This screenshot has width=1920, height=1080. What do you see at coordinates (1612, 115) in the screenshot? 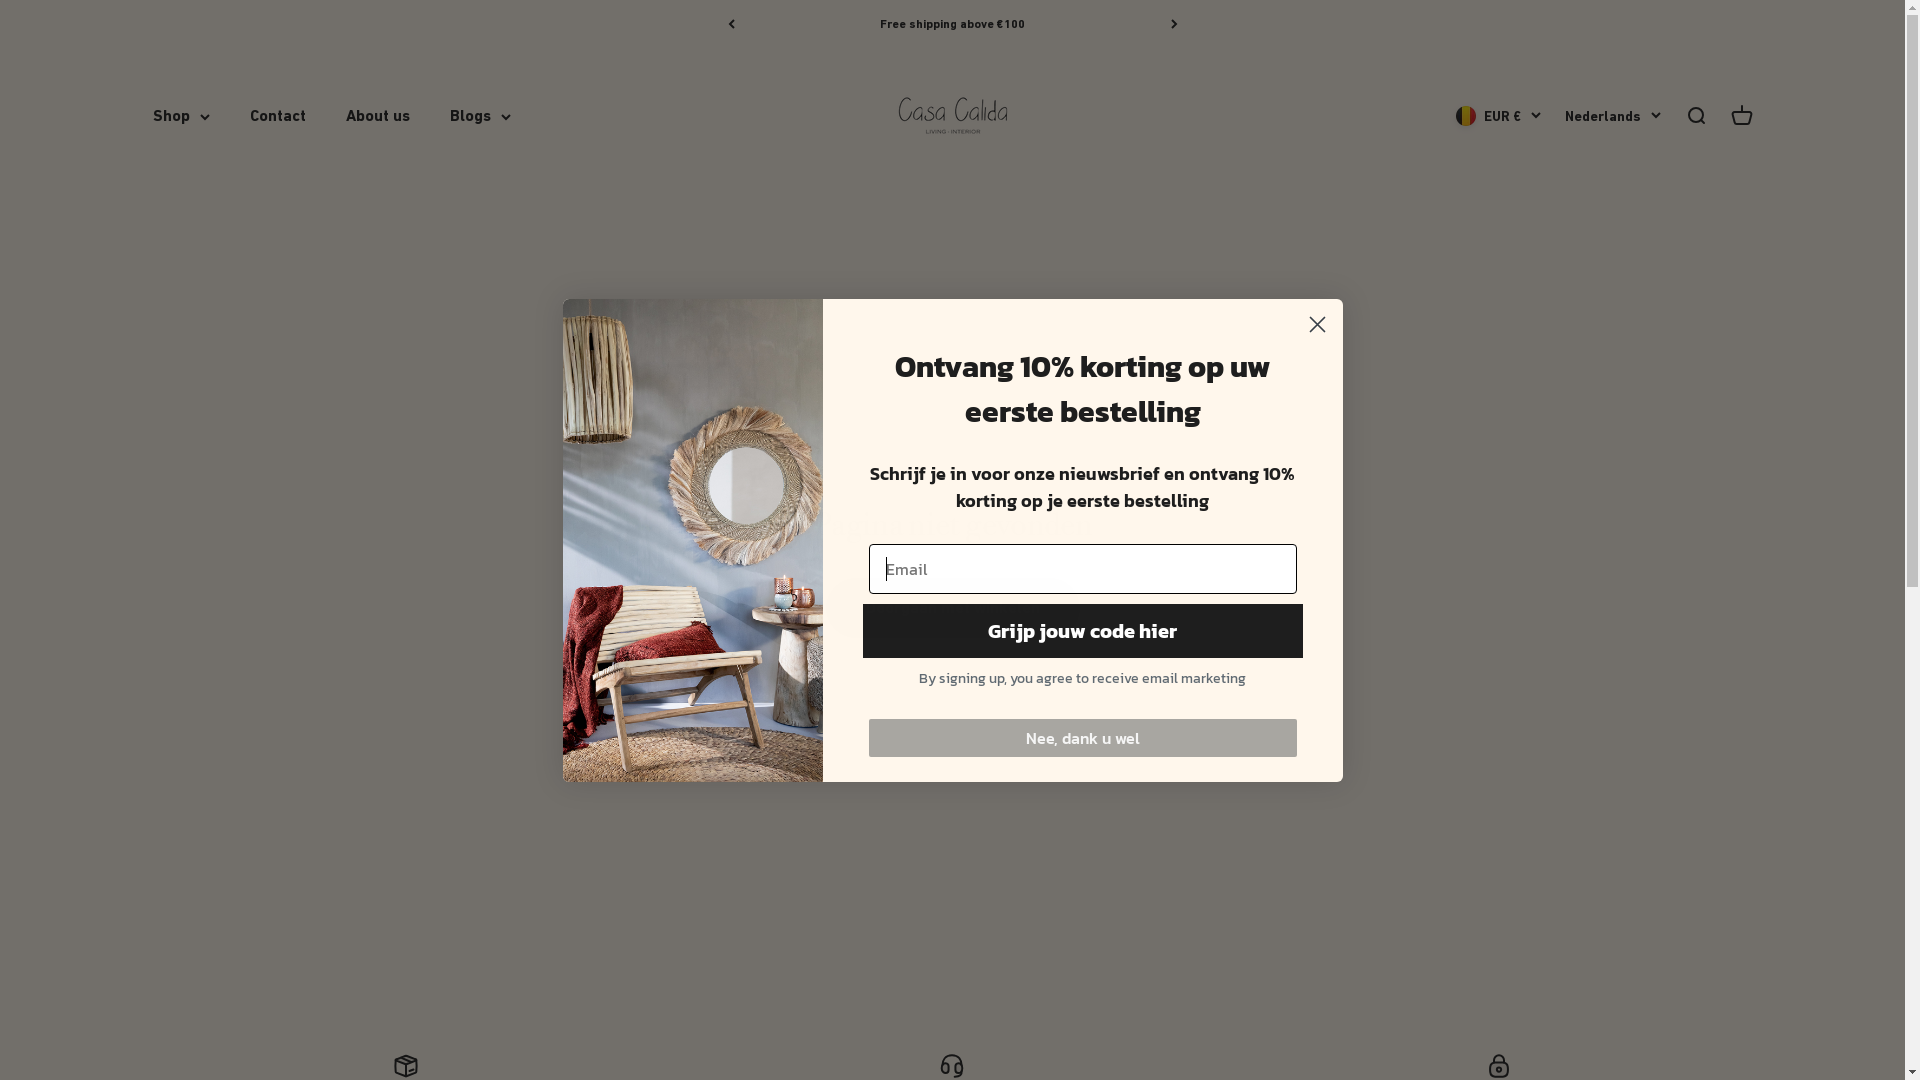
I see `'Nederlands'` at bounding box center [1612, 115].